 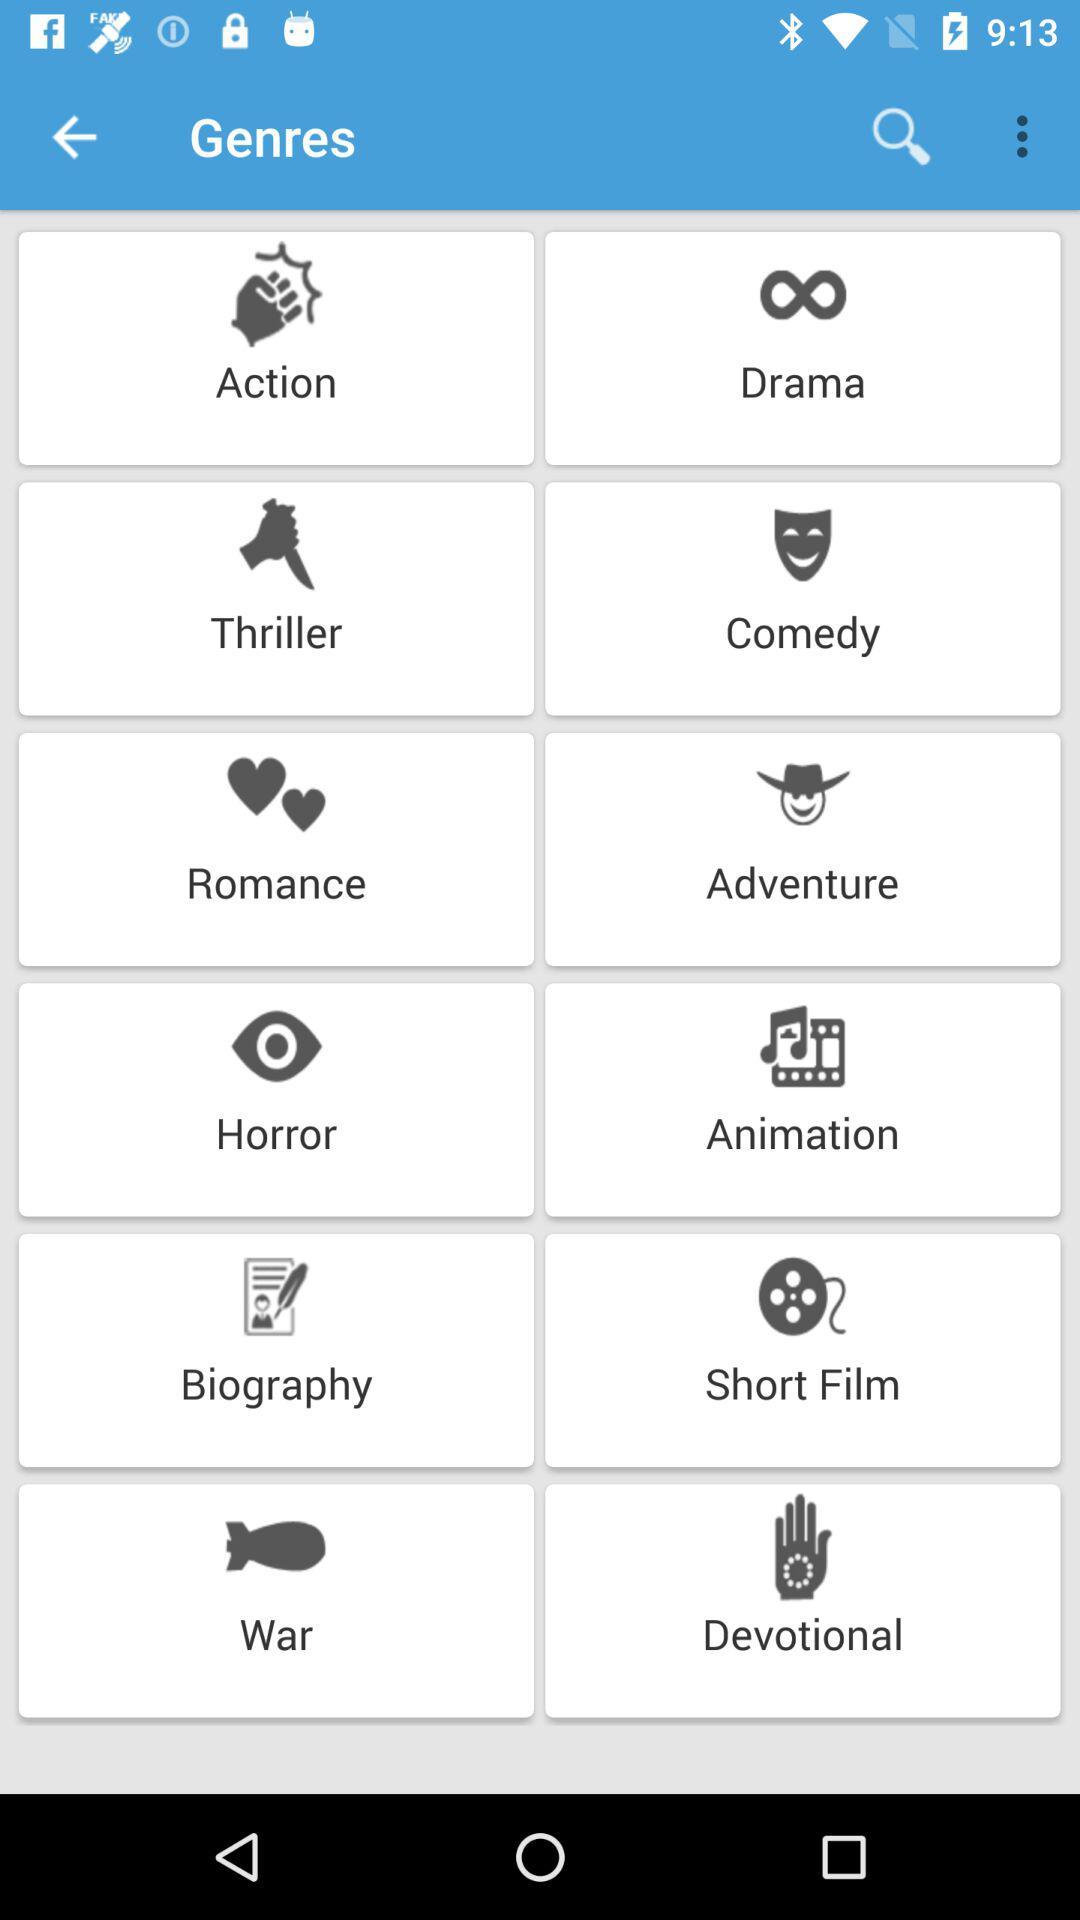 I want to click on the icon next to the genres  icon, so click(x=901, y=135).